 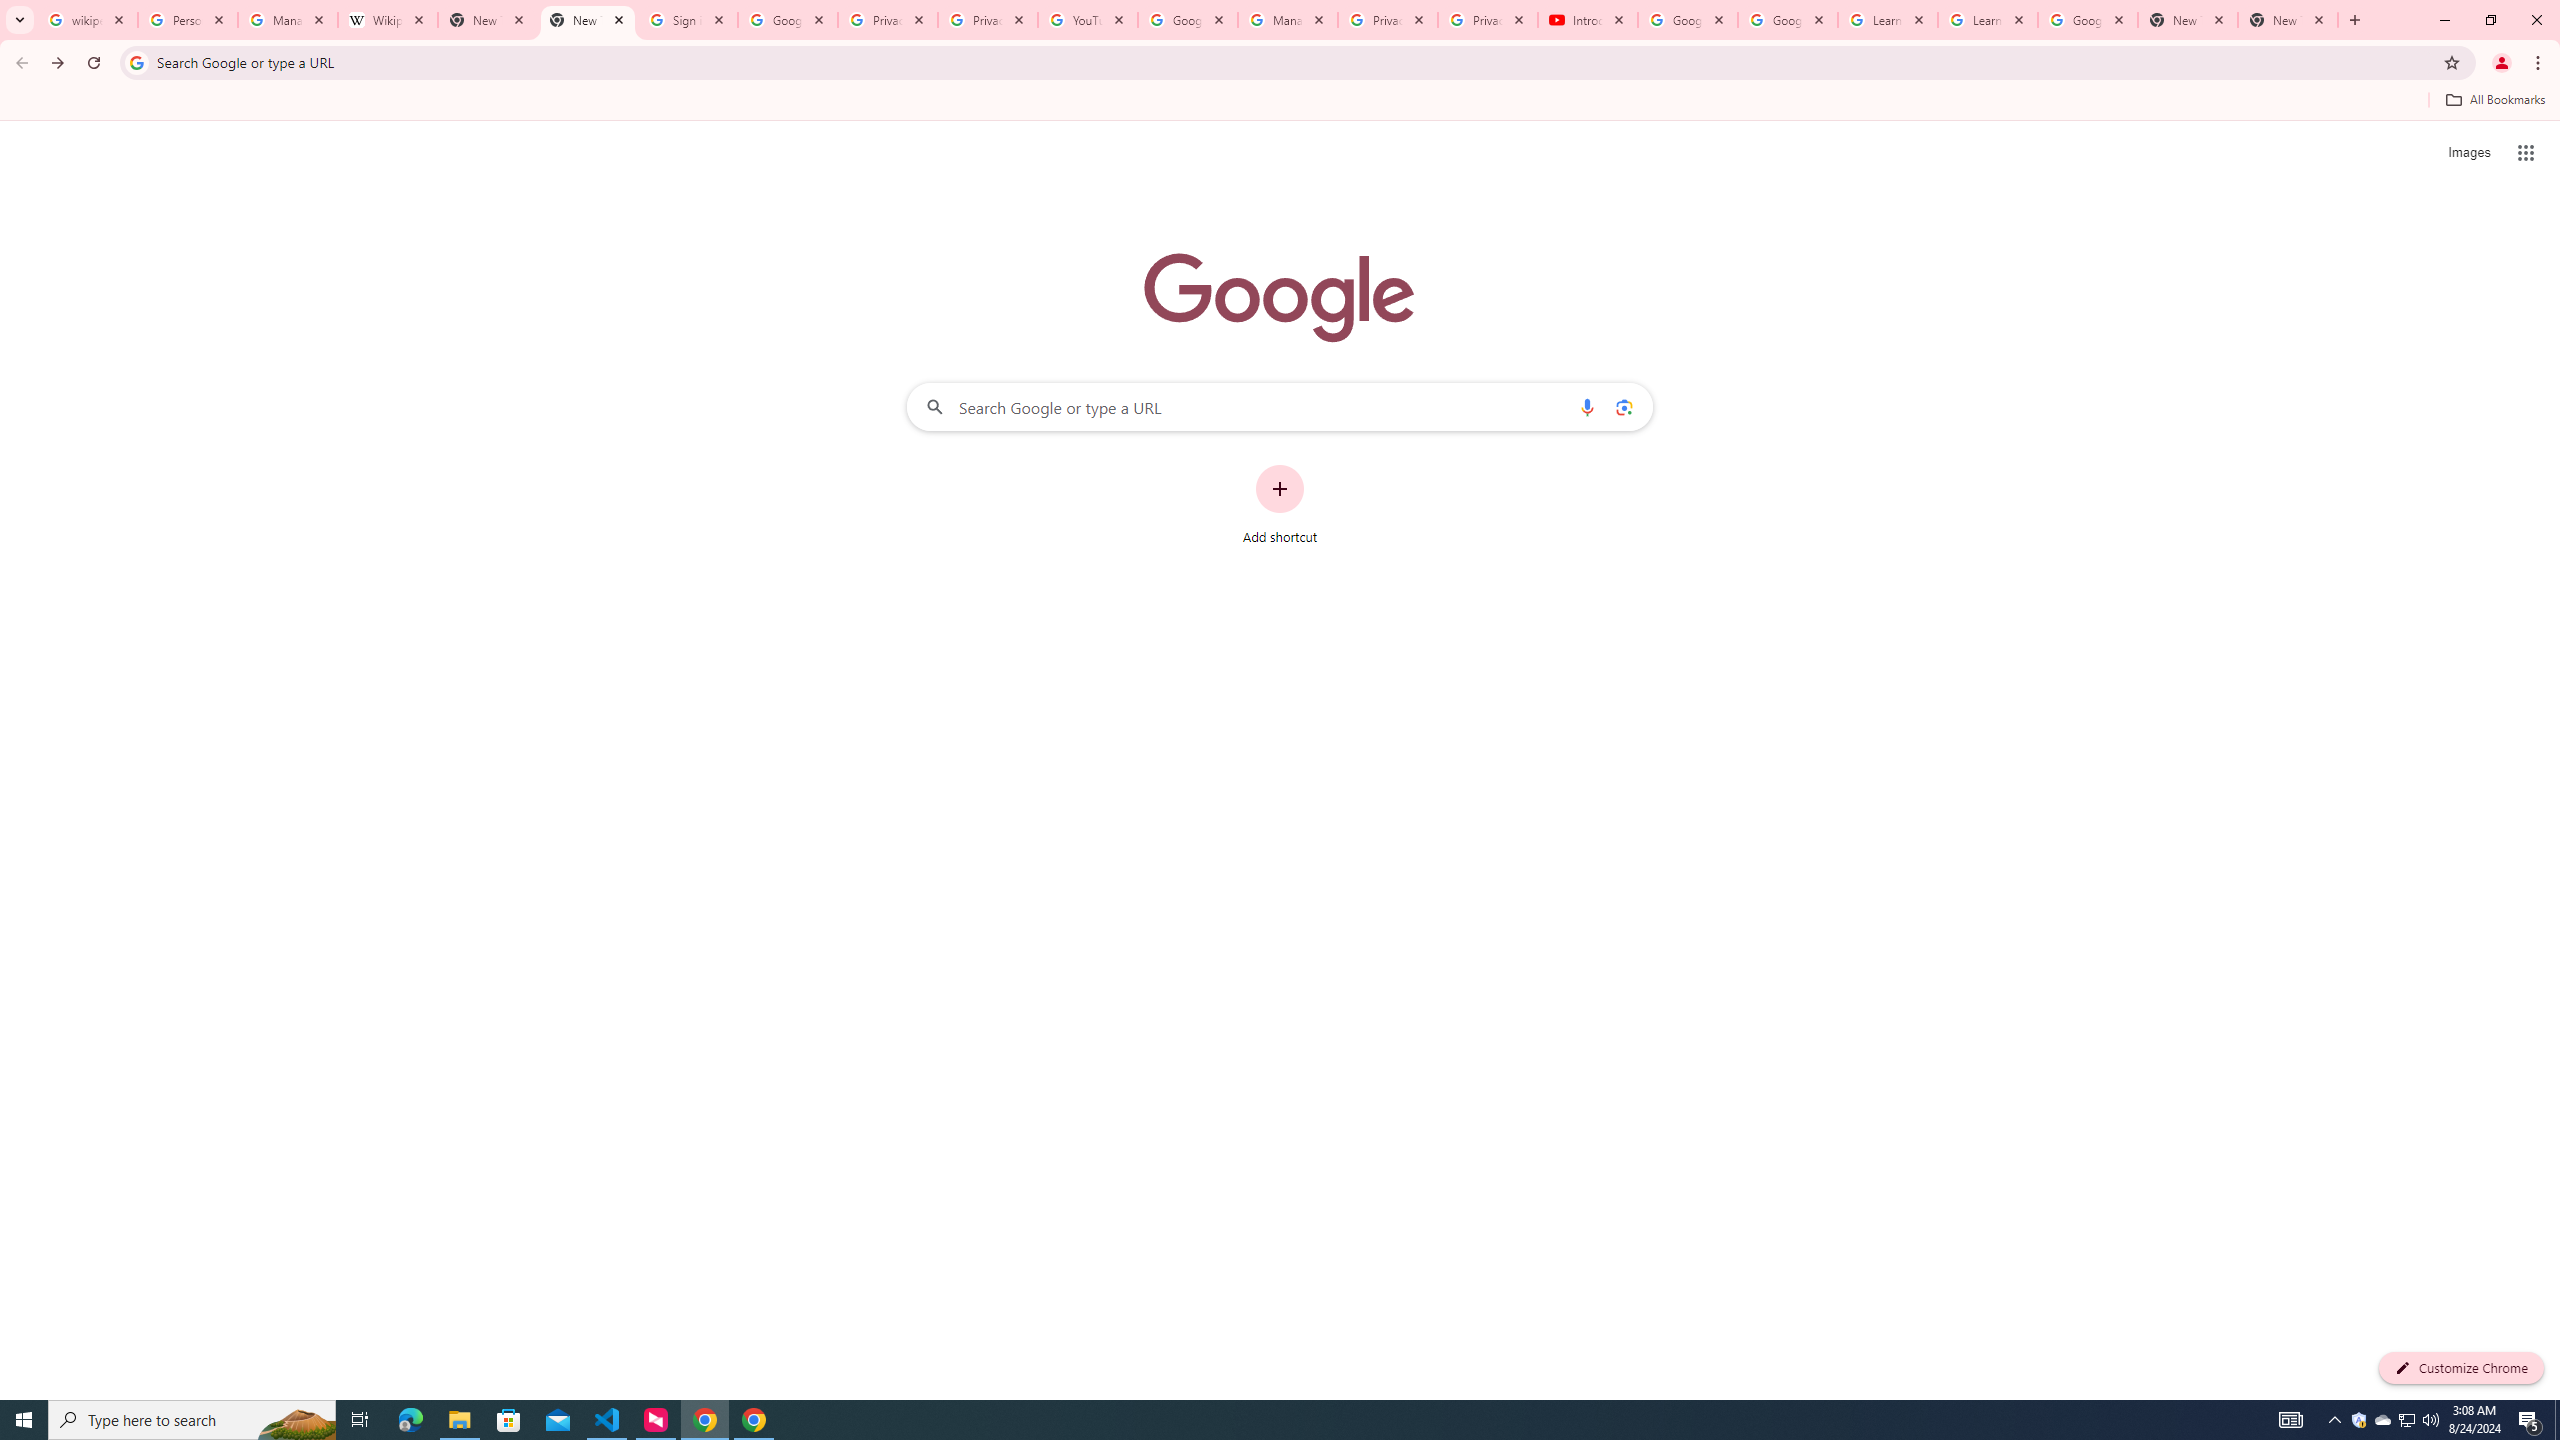 I want to click on 'Google Drive: Sign-in', so click(x=787, y=19).